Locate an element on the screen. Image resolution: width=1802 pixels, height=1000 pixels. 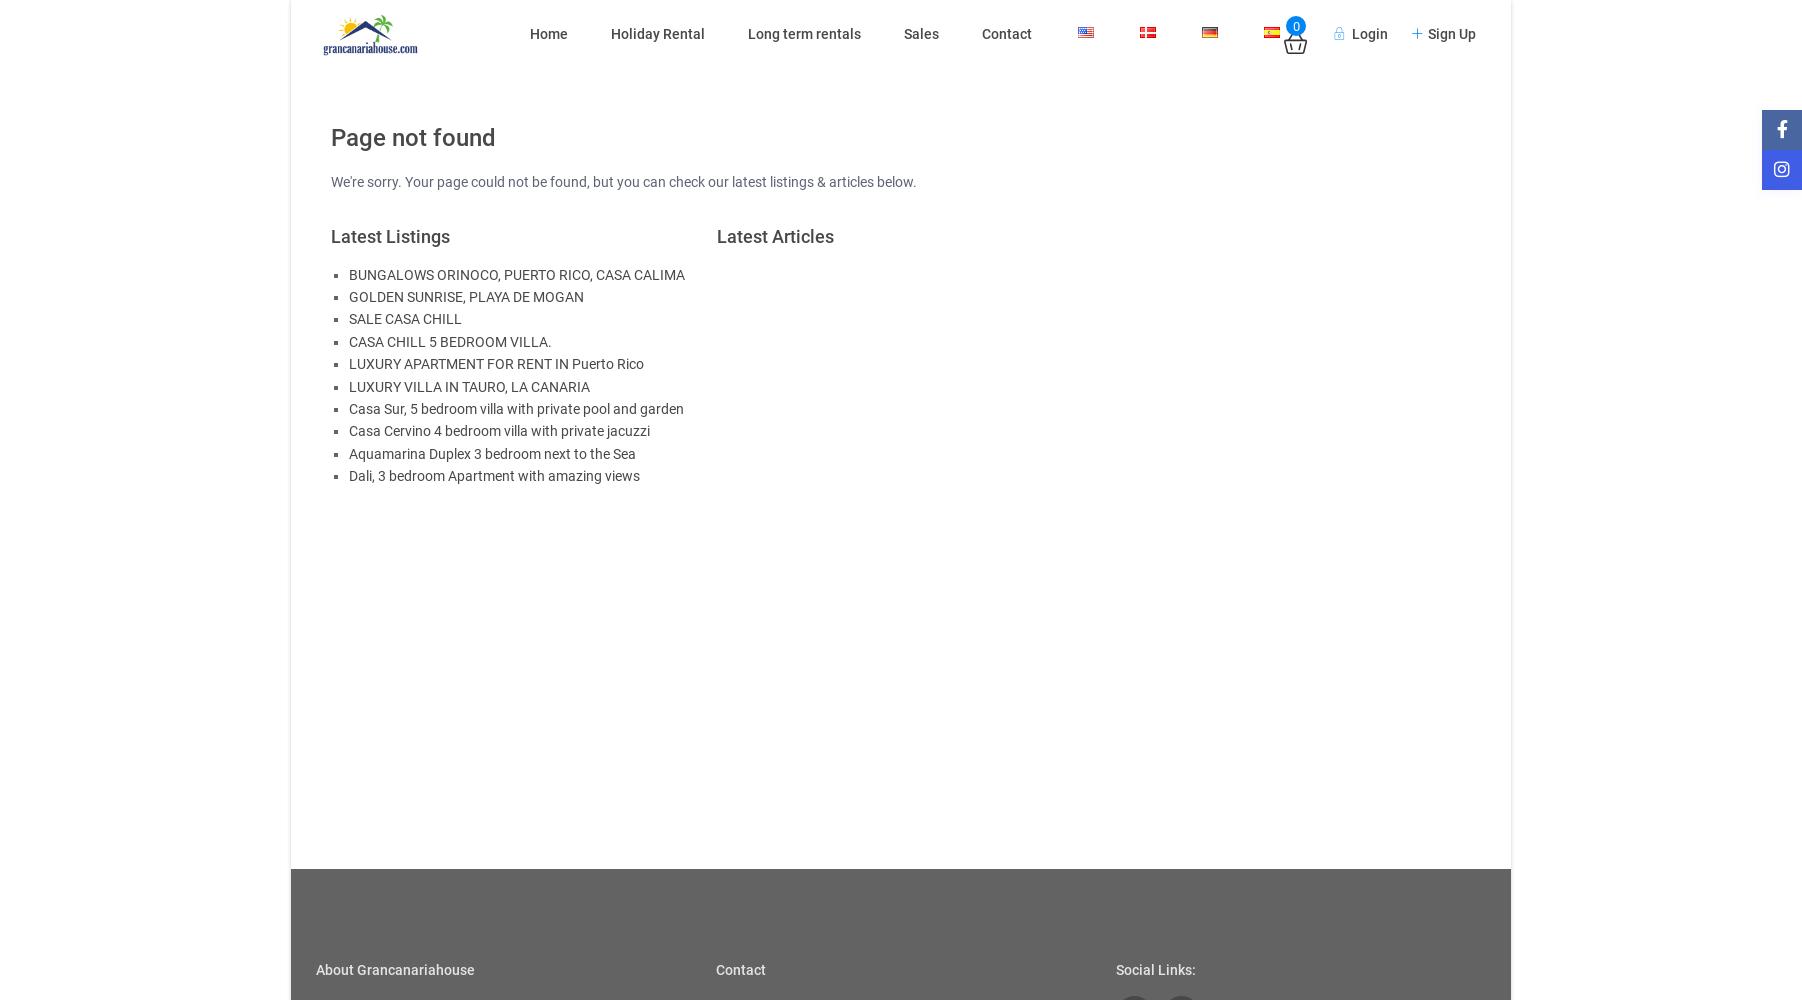
'Login' is located at coordinates (1370, 33).